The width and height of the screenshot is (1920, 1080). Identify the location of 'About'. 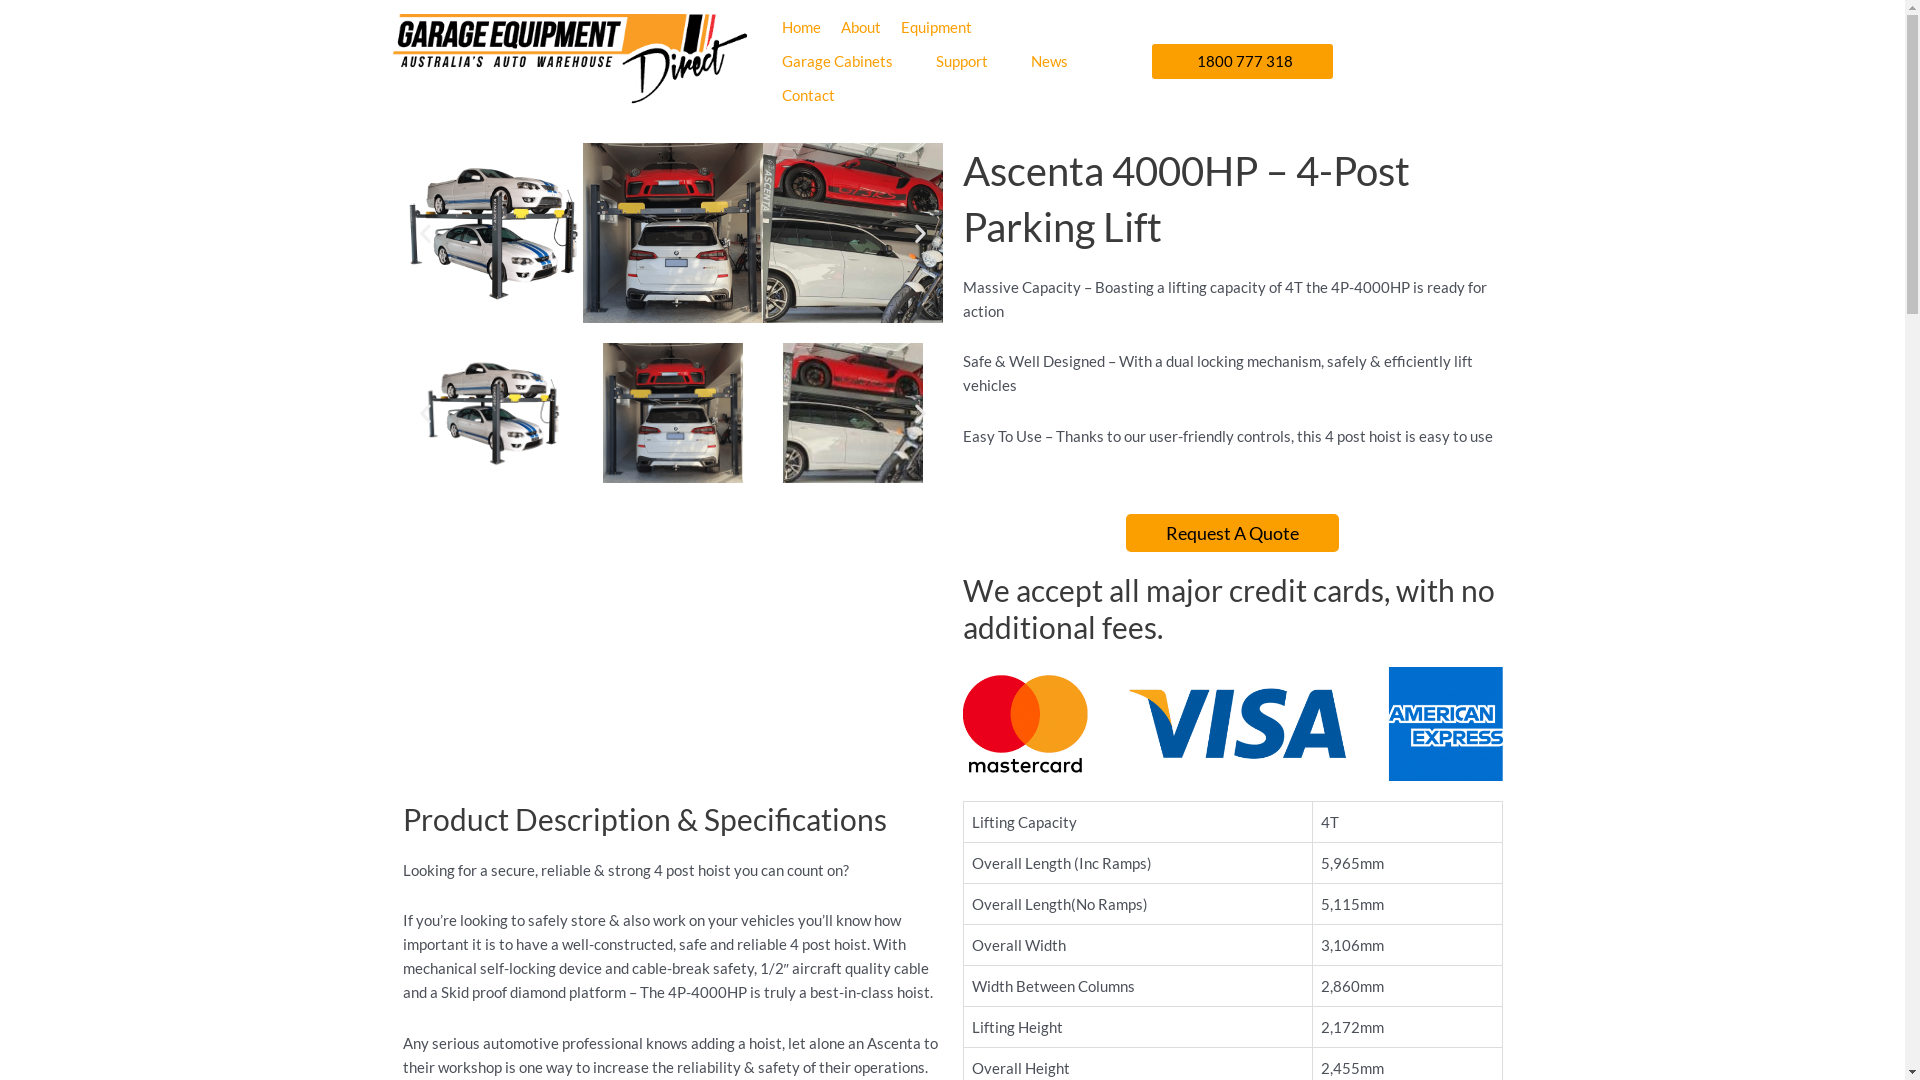
(840, 27).